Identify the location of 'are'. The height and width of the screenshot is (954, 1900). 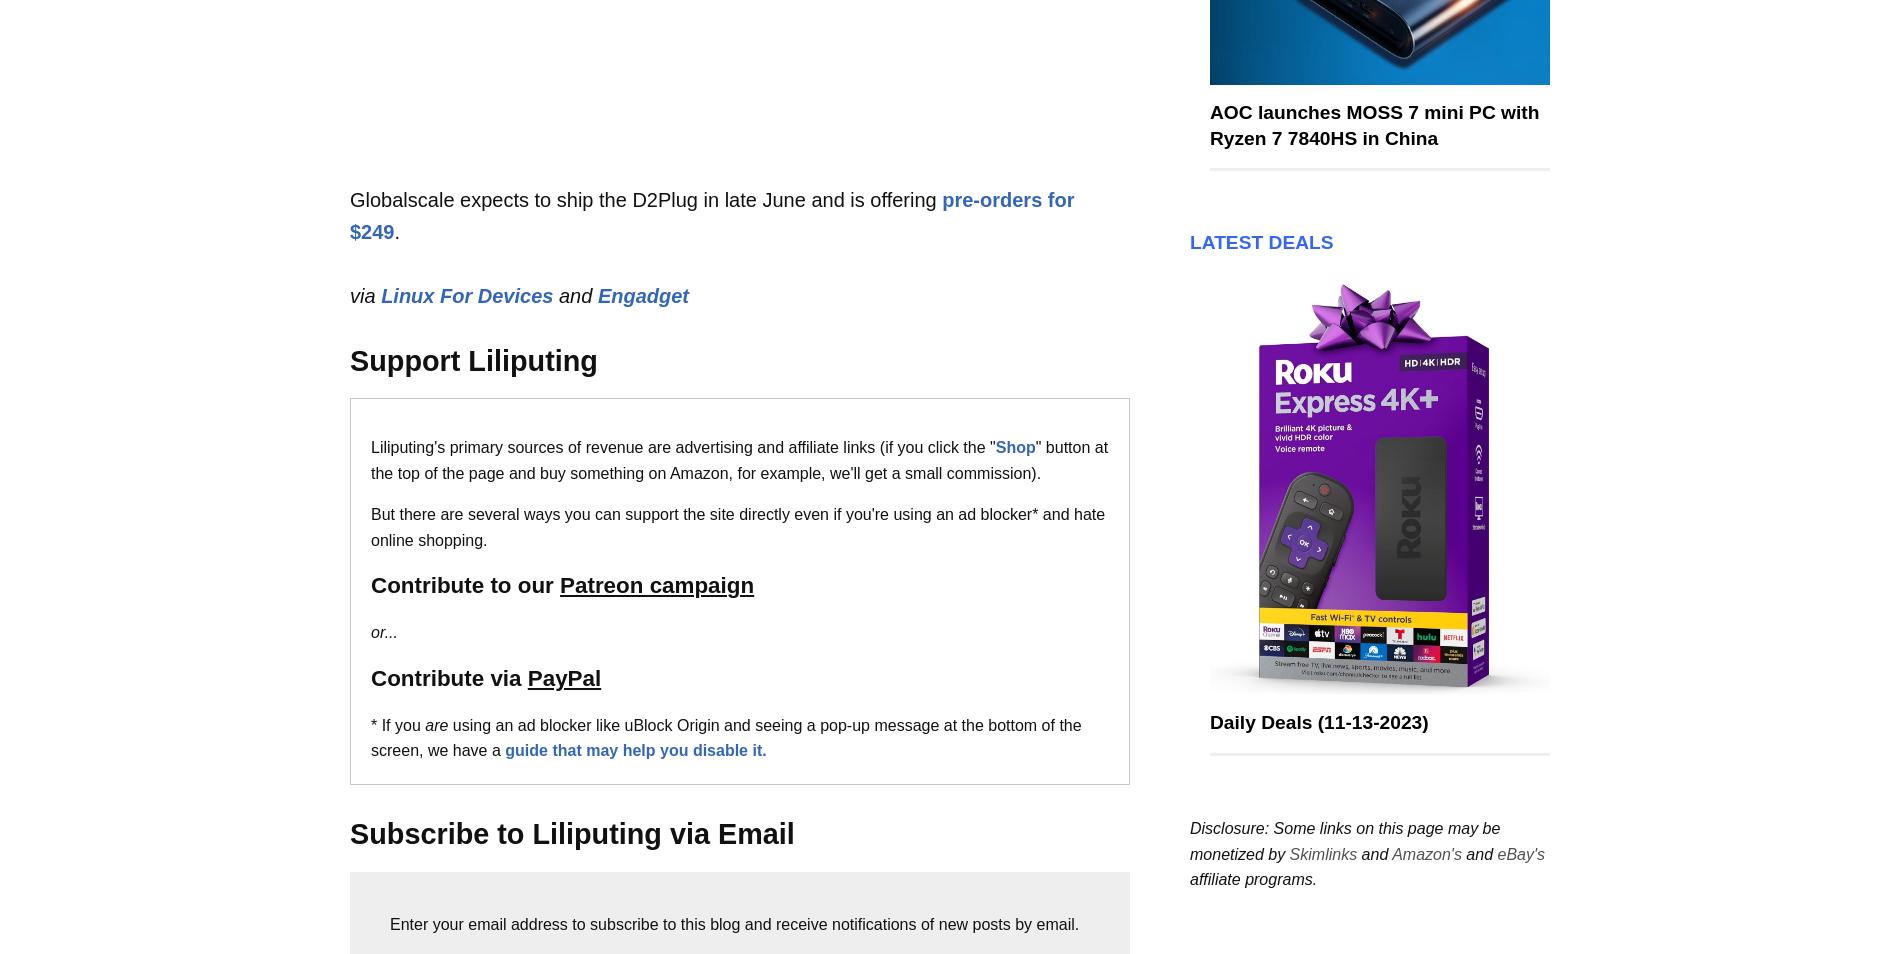
(435, 724).